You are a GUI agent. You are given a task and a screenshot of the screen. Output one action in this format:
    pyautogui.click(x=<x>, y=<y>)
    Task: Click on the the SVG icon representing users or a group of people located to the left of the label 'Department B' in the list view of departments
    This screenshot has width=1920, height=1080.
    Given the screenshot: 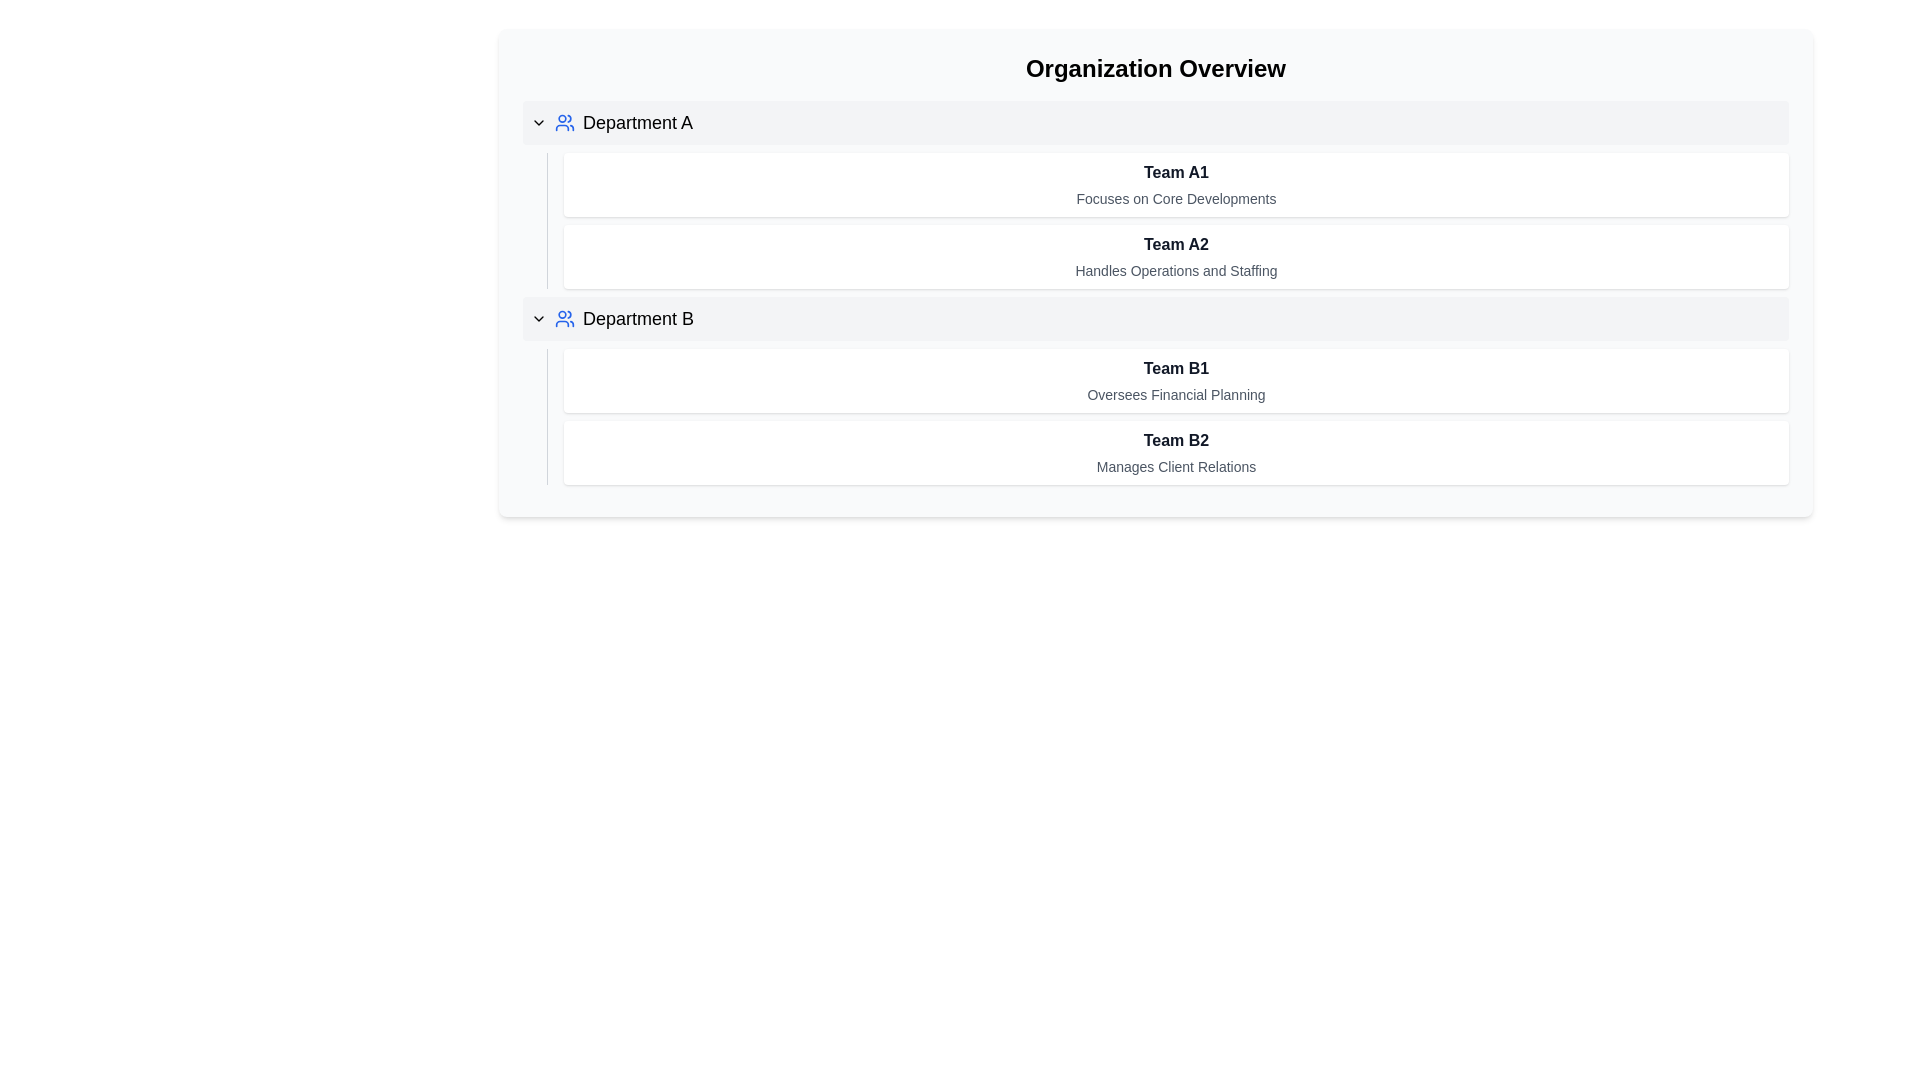 What is the action you would take?
    pyautogui.click(x=564, y=318)
    